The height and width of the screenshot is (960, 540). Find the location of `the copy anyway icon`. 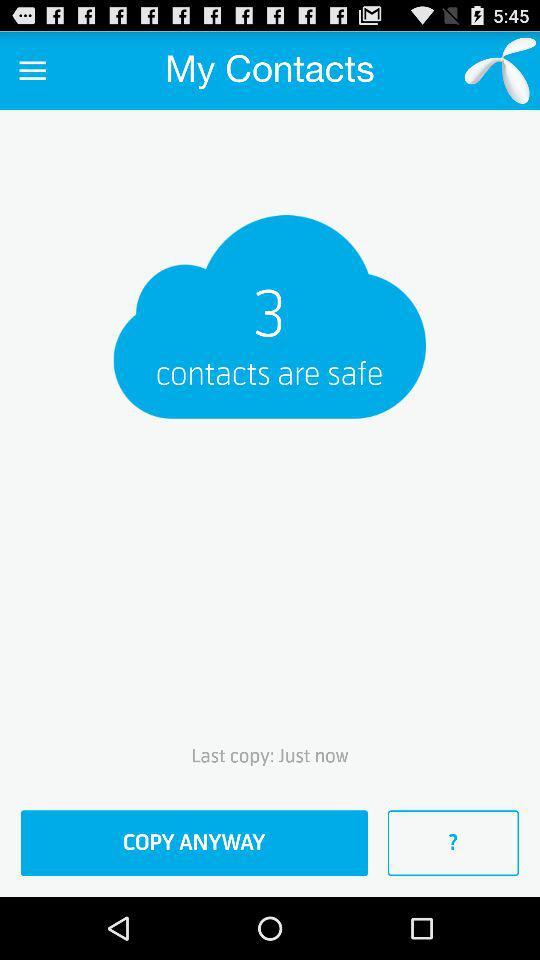

the copy anyway icon is located at coordinates (194, 842).